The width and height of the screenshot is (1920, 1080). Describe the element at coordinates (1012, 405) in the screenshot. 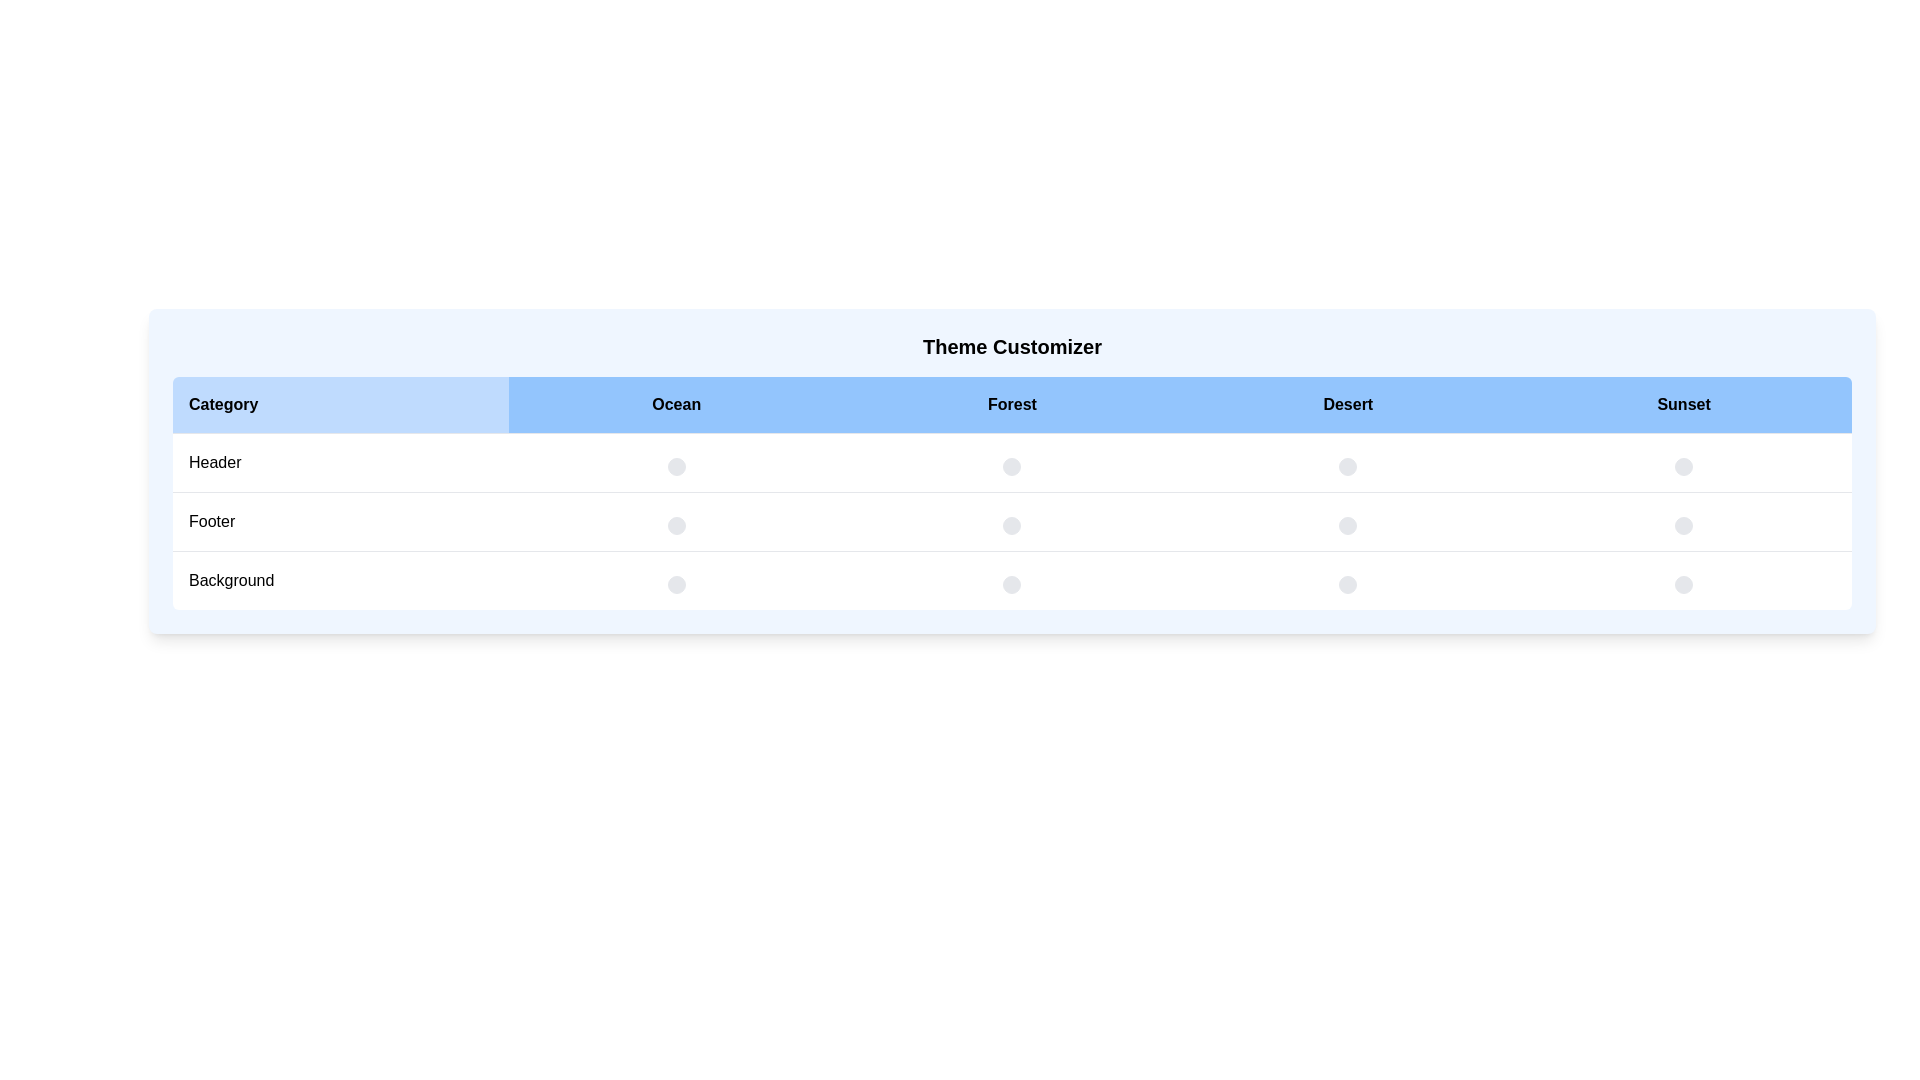

I see `the third table header cell labeled 'Forest', which is located between the 'Ocean' and 'Desert' headers` at that location.